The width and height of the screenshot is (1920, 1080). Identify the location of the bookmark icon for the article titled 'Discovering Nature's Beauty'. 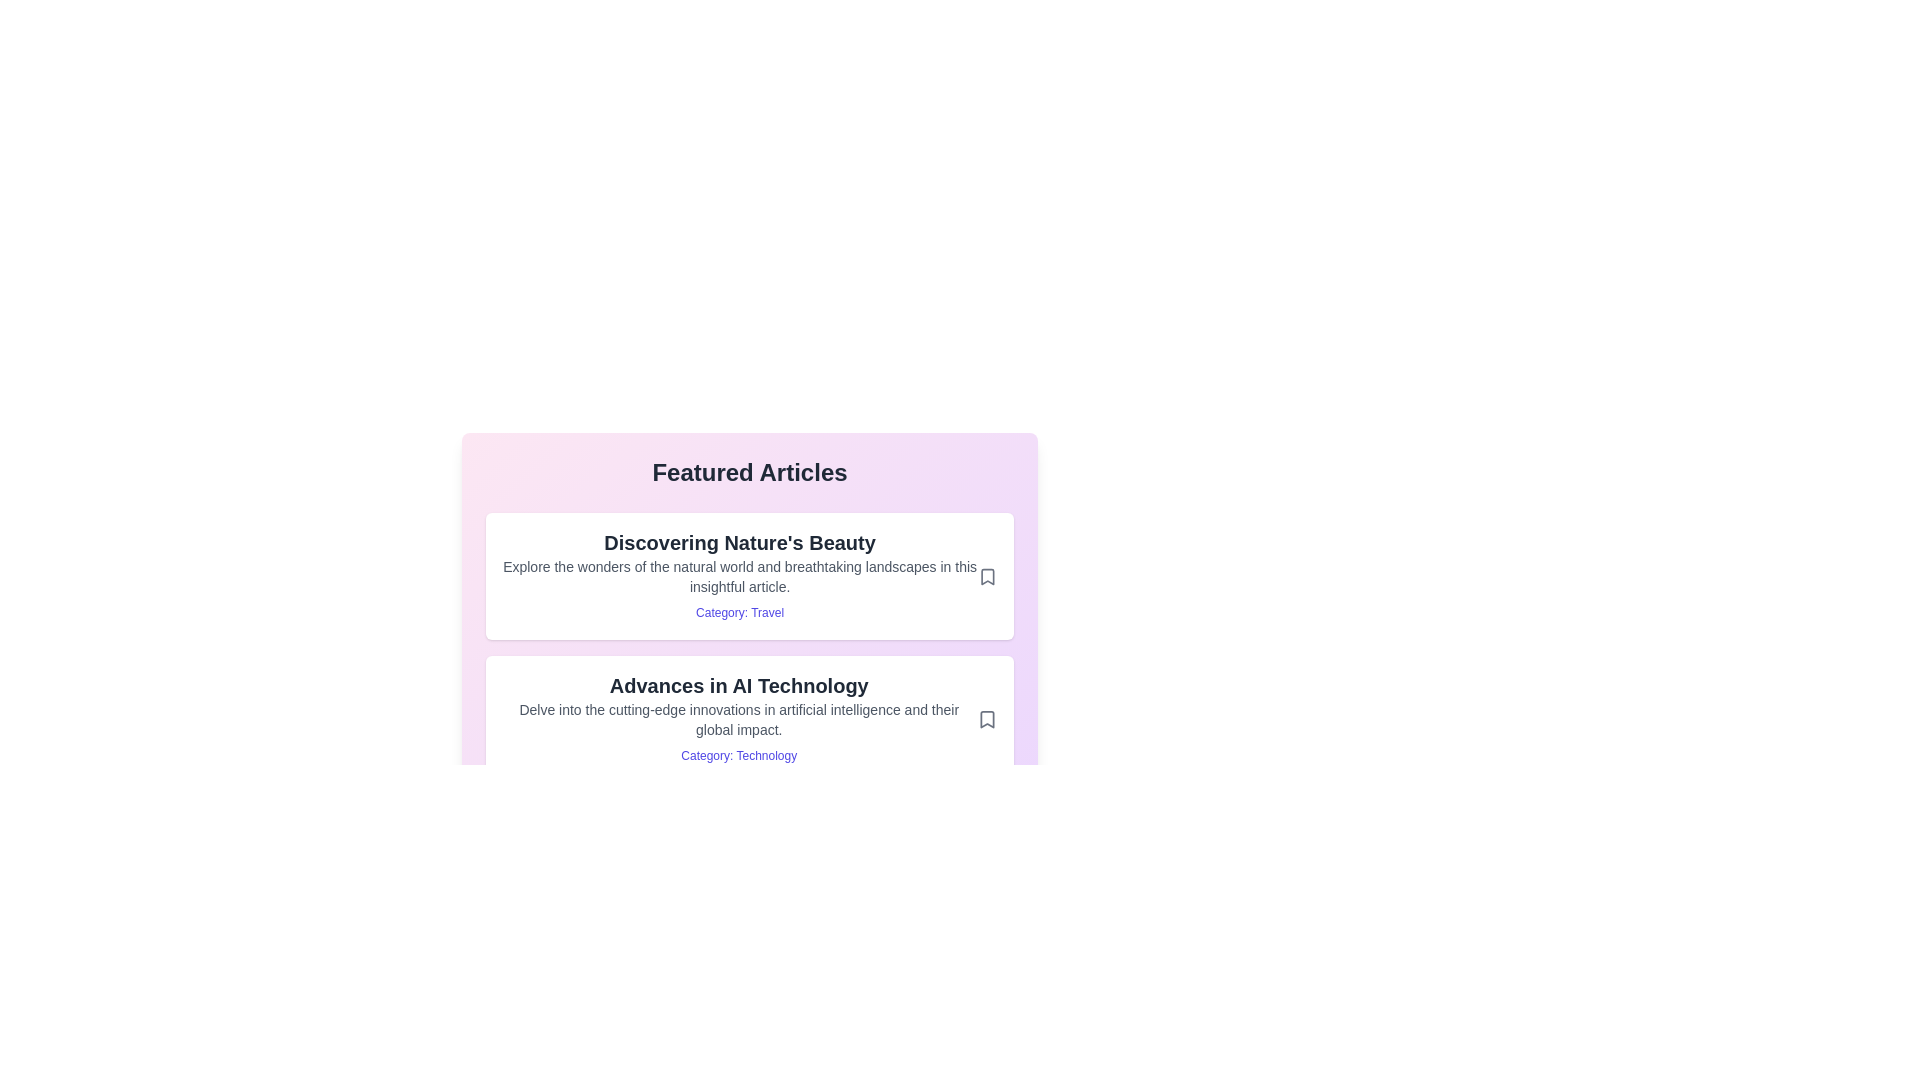
(988, 576).